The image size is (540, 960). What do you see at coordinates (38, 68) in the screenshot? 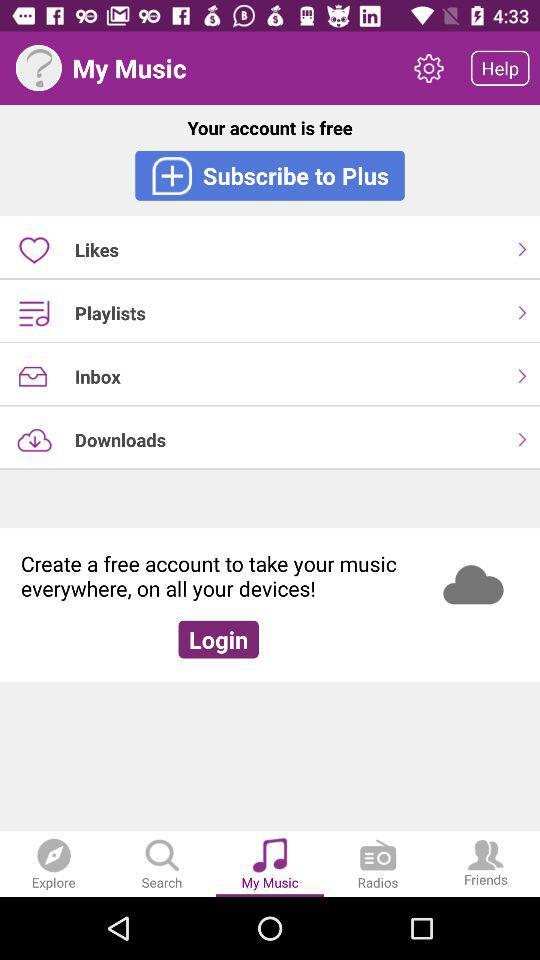
I see `item above your account is` at bounding box center [38, 68].